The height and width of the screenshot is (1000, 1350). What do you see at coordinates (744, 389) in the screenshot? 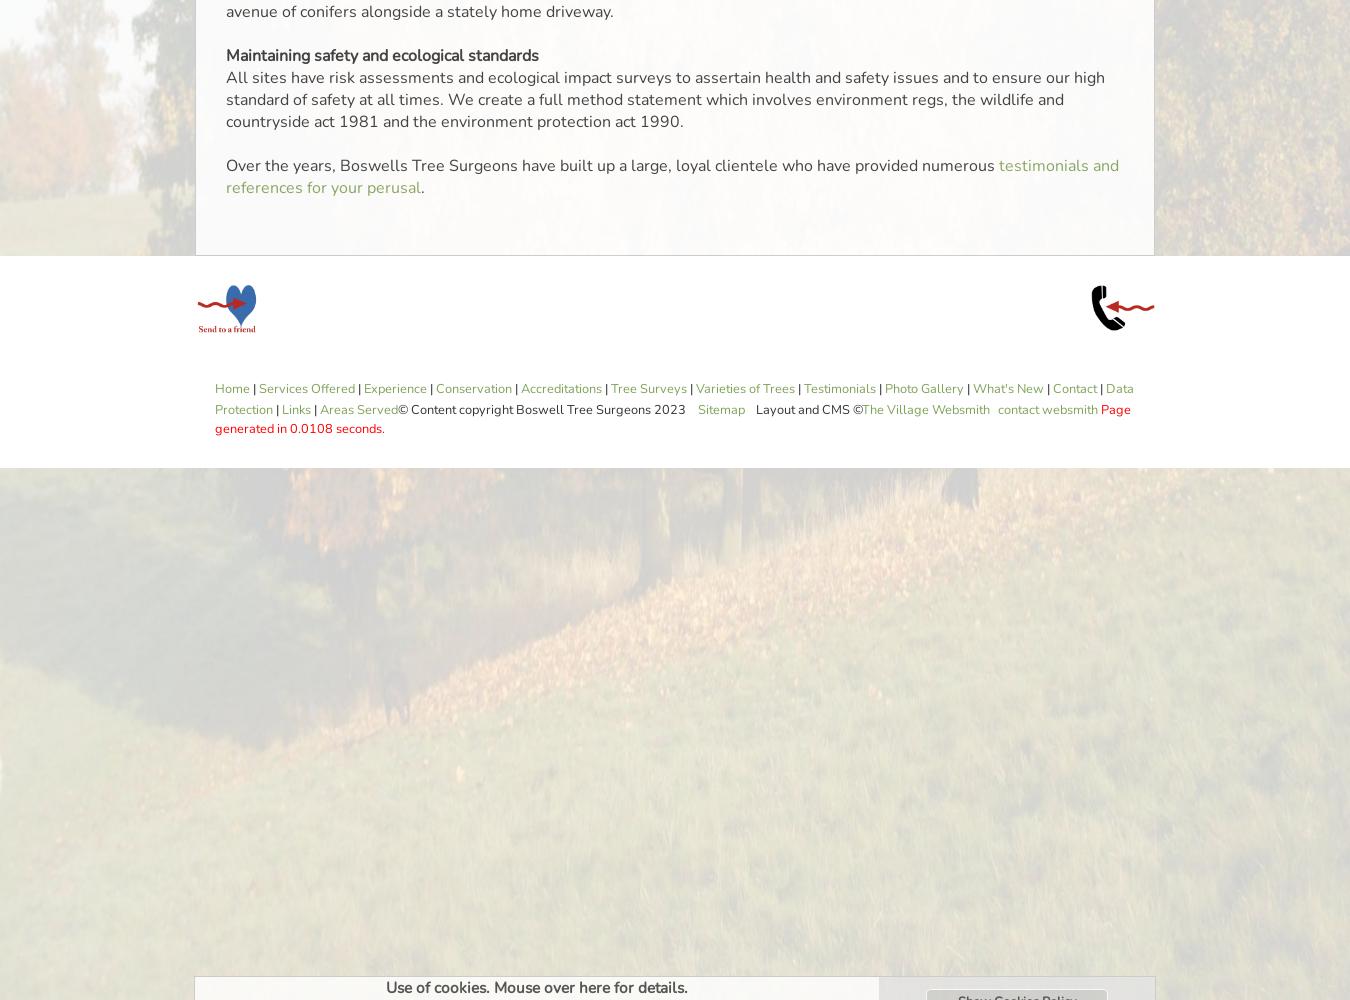
I see `'Varieties of Trees'` at bounding box center [744, 389].